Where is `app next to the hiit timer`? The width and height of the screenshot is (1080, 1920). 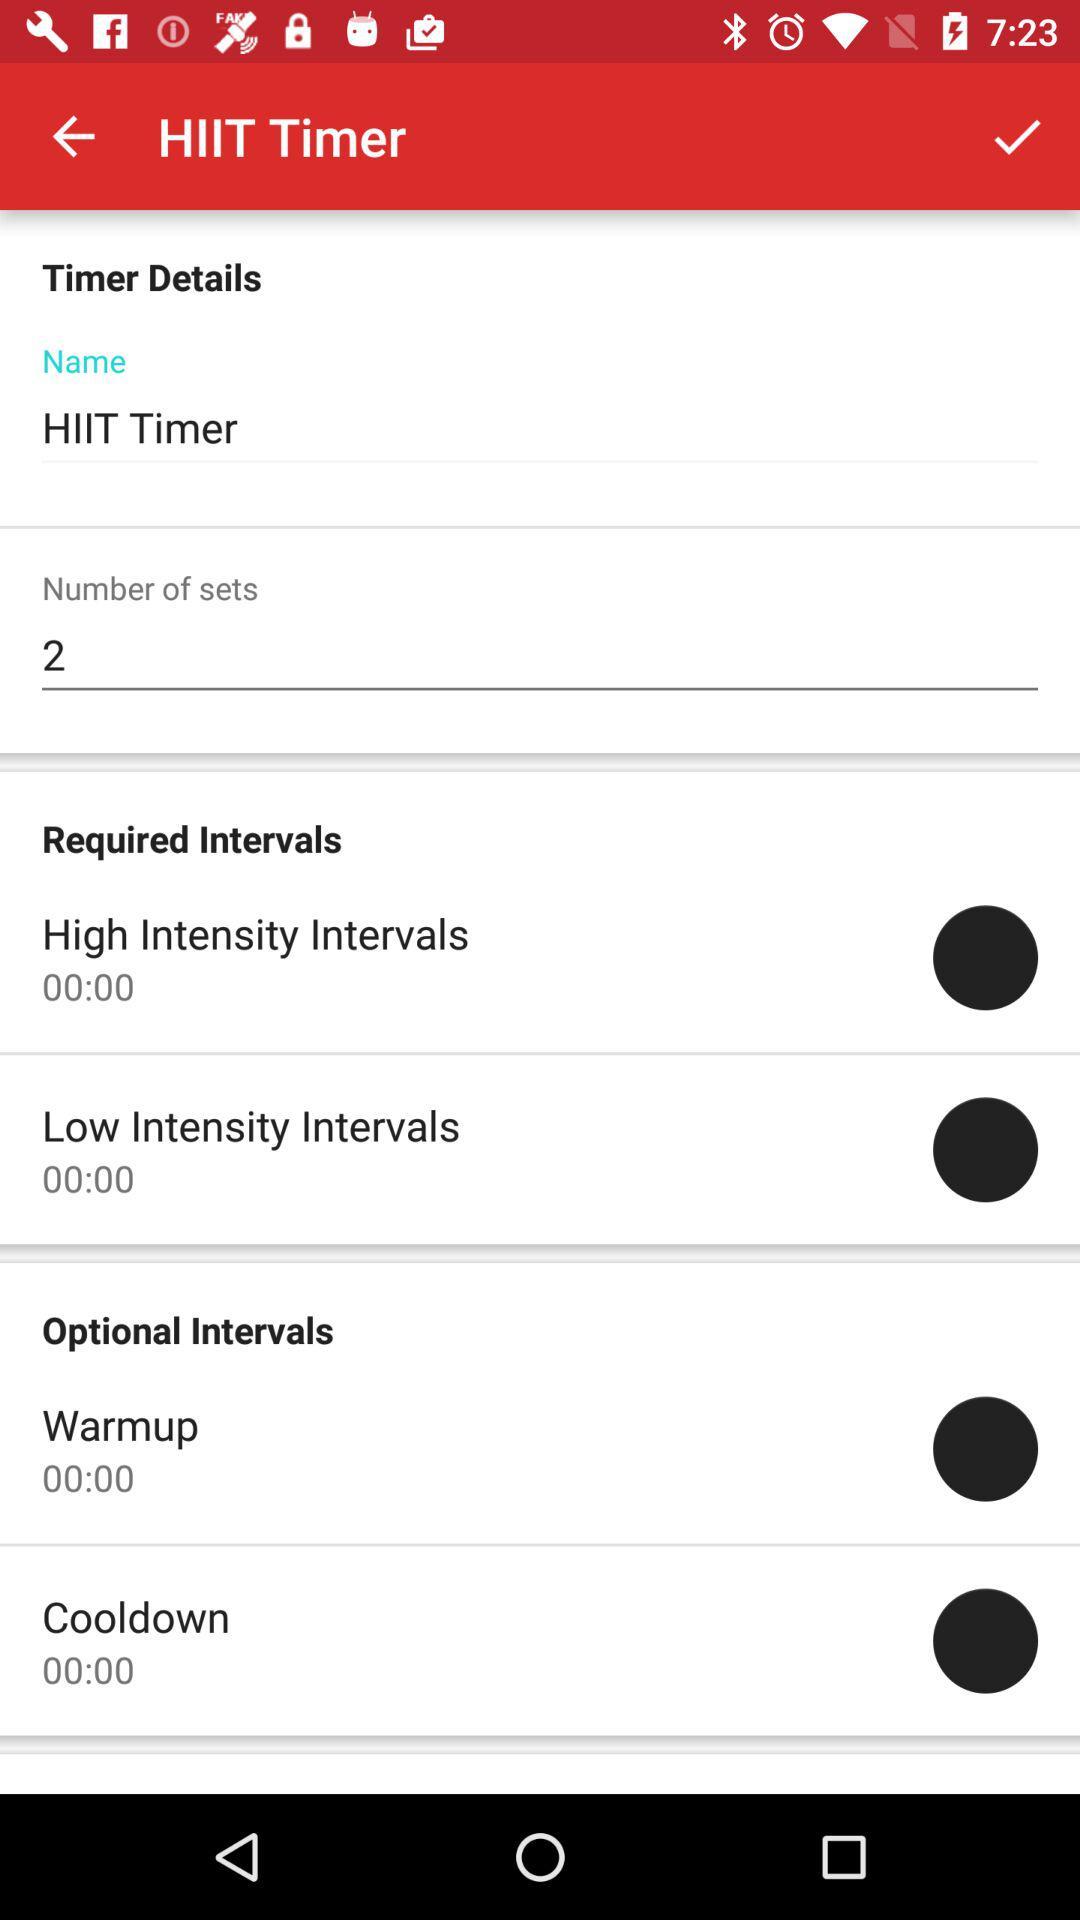 app next to the hiit timer is located at coordinates (1017, 135).